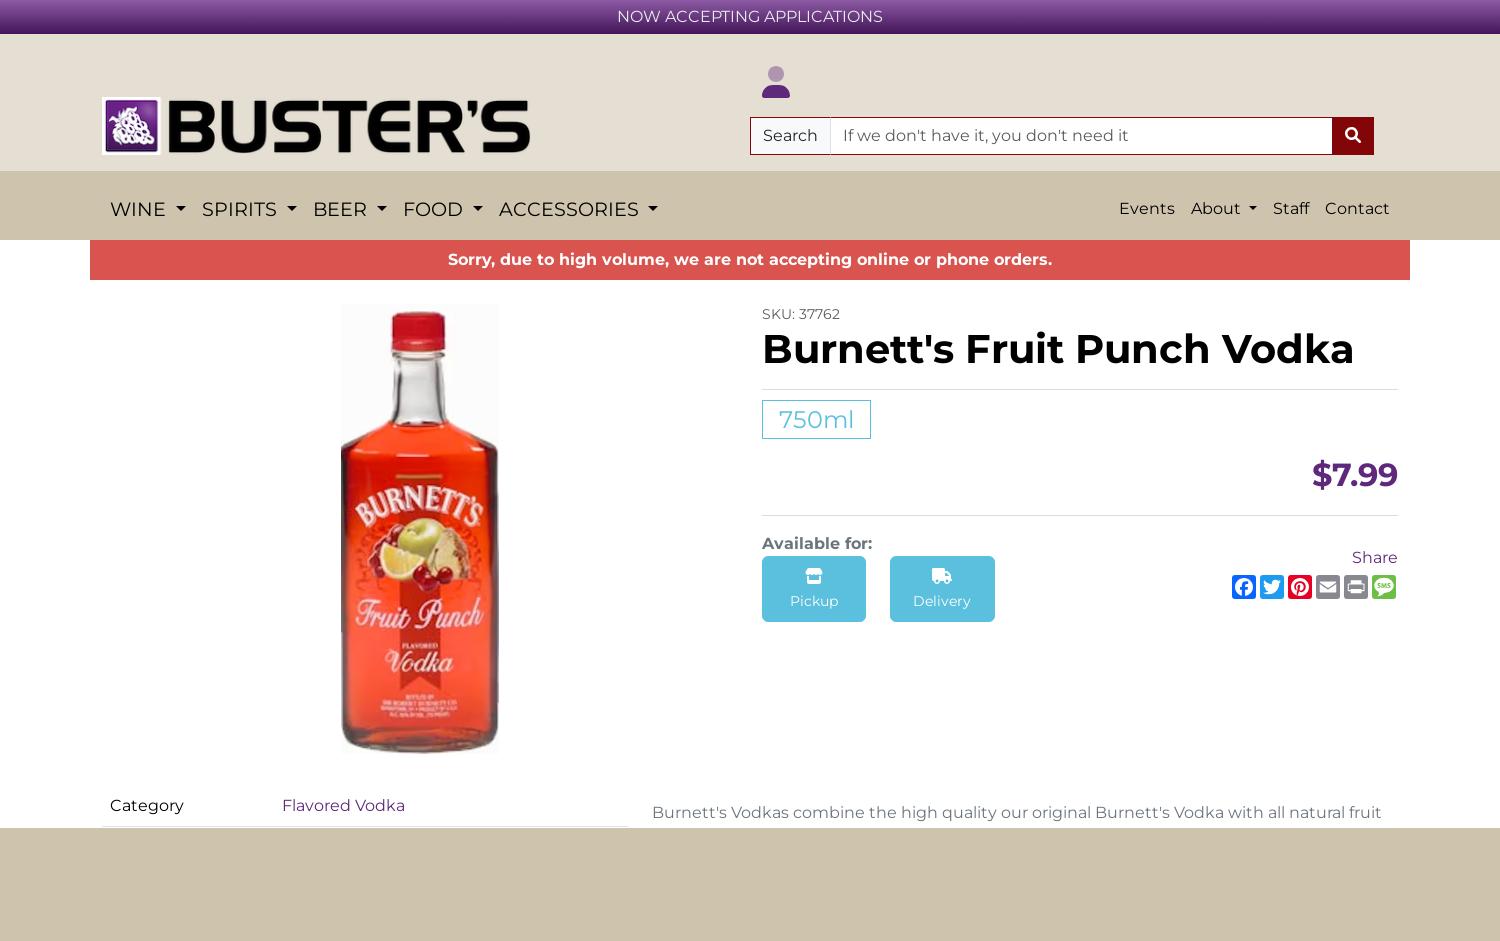  I want to click on 'Domestic', so click(575, 651).